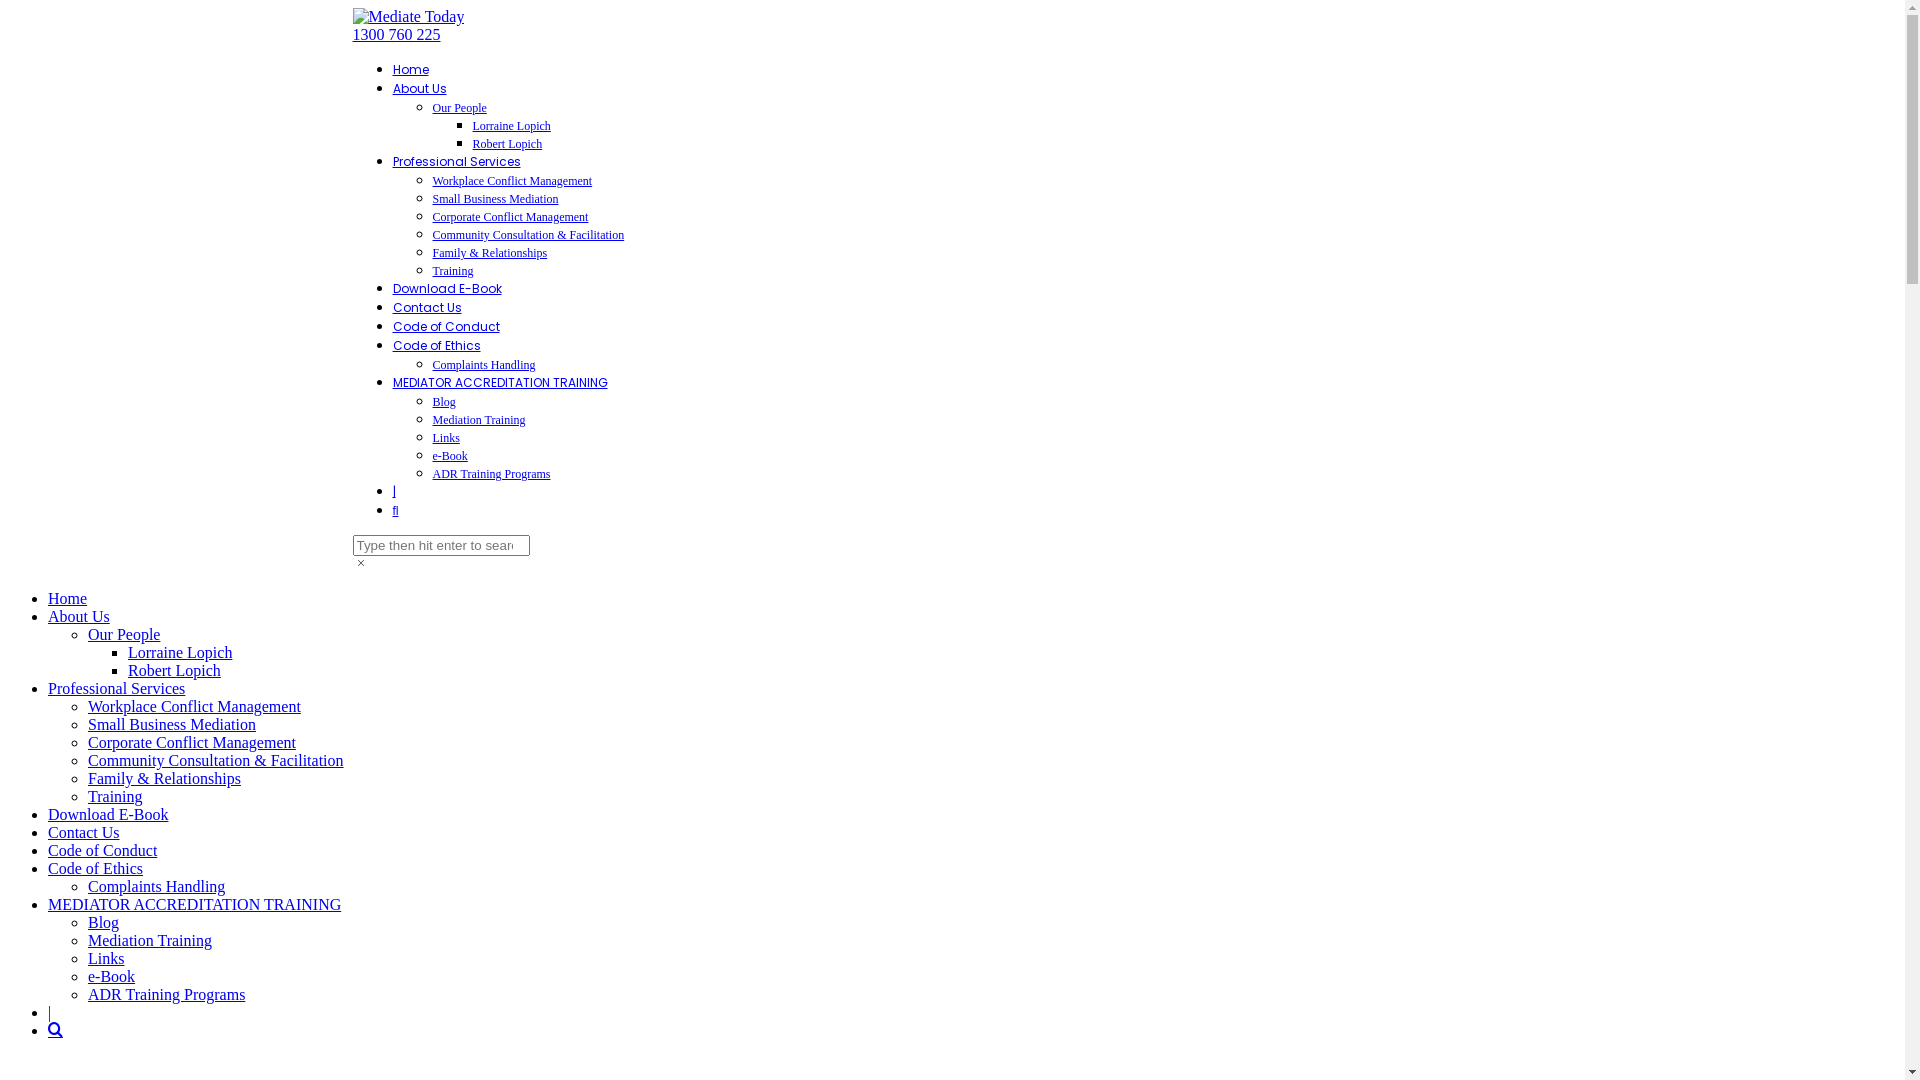 The height and width of the screenshot is (1080, 1920). What do you see at coordinates (408, 68) in the screenshot?
I see `'Home'` at bounding box center [408, 68].